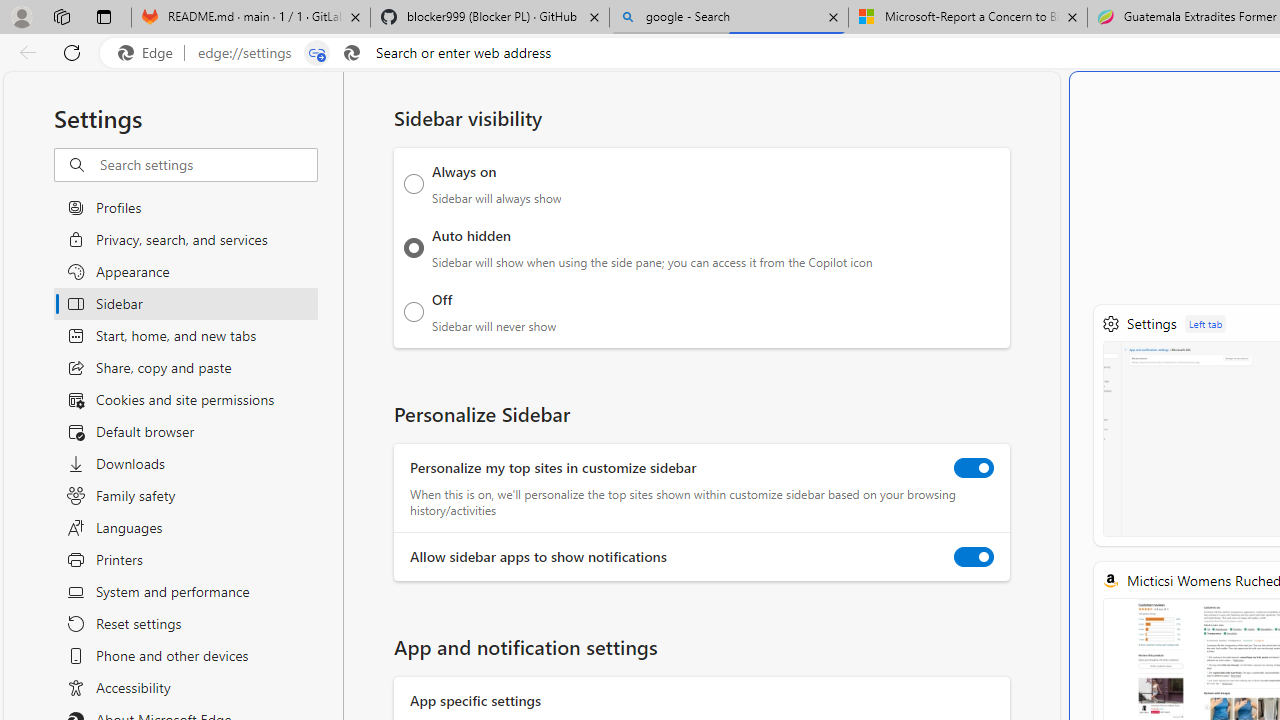  What do you see at coordinates (149, 52) in the screenshot?
I see `'Edge'` at bounding box center [149, 52].